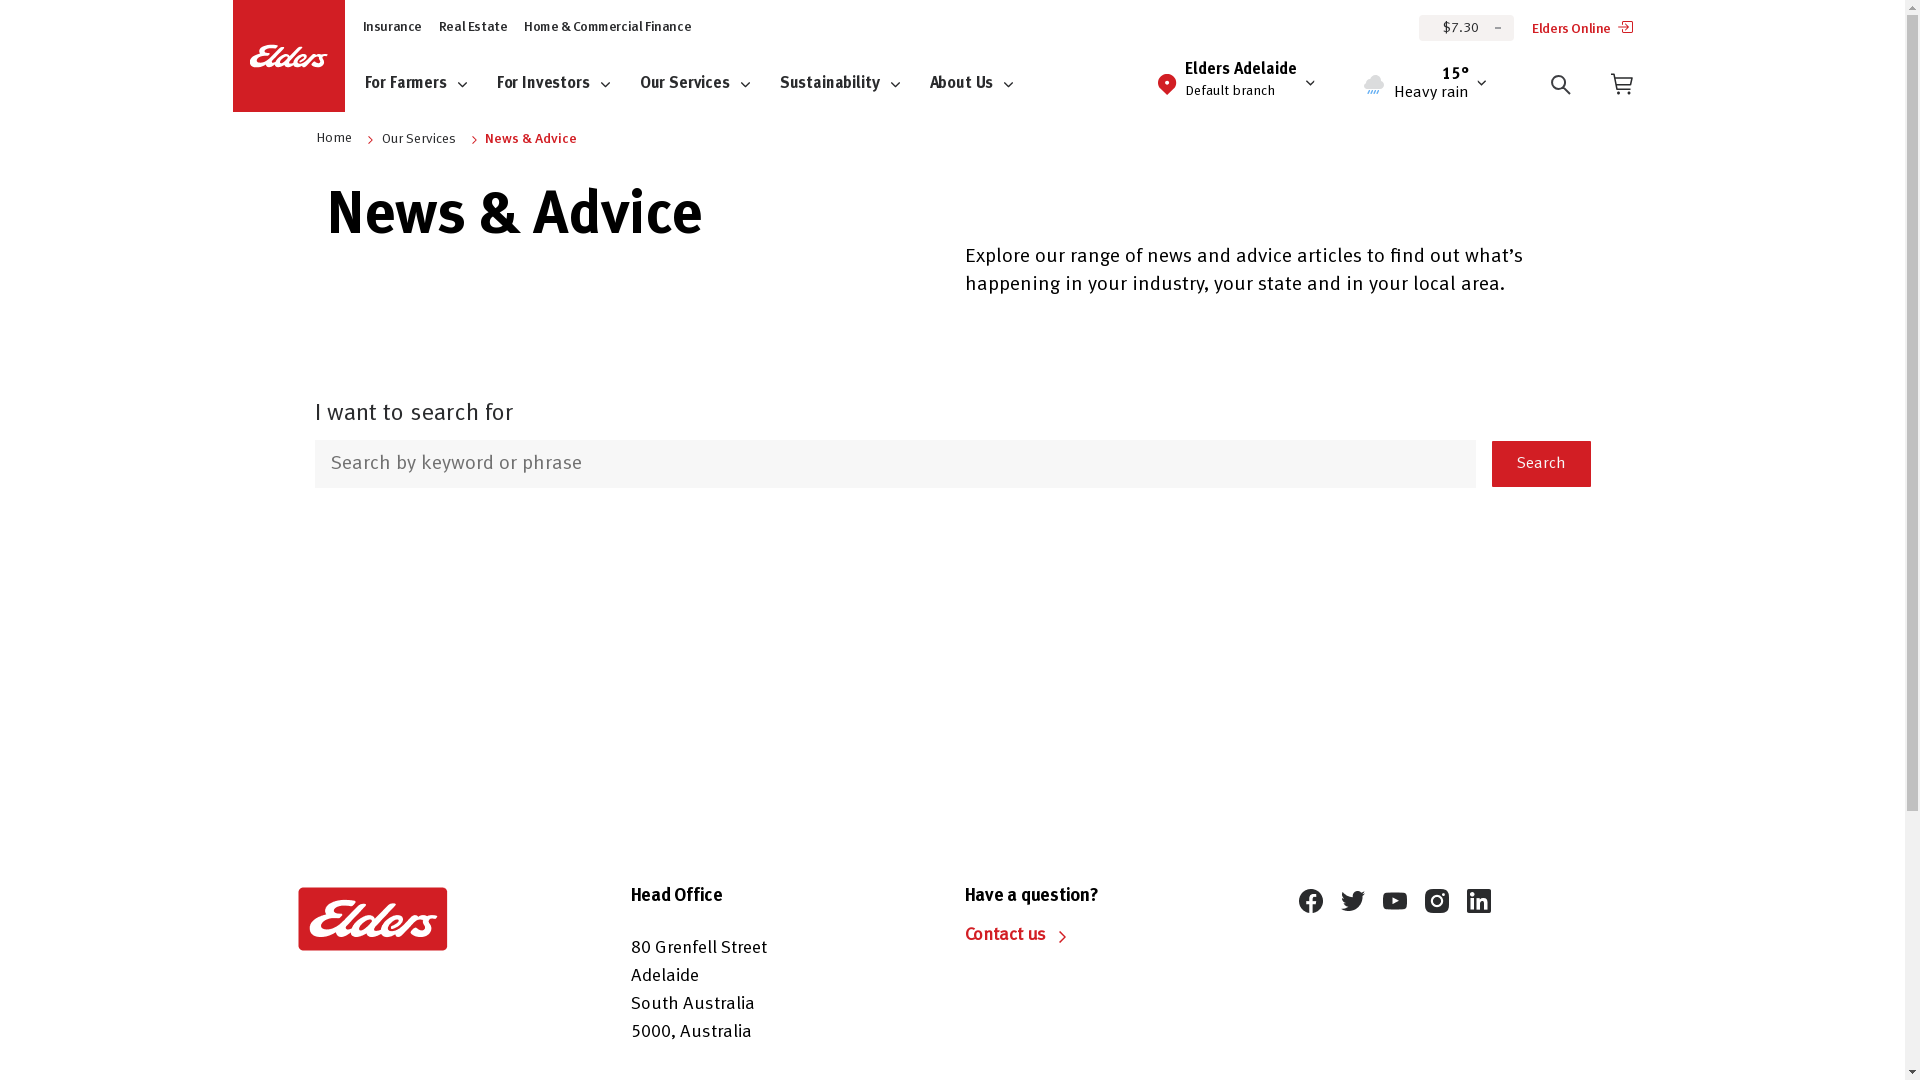 The image size is (1920, 1080). Describe the element at coordinates (850, 83) in the screenshot. I see `'Sustainability'` at that location.